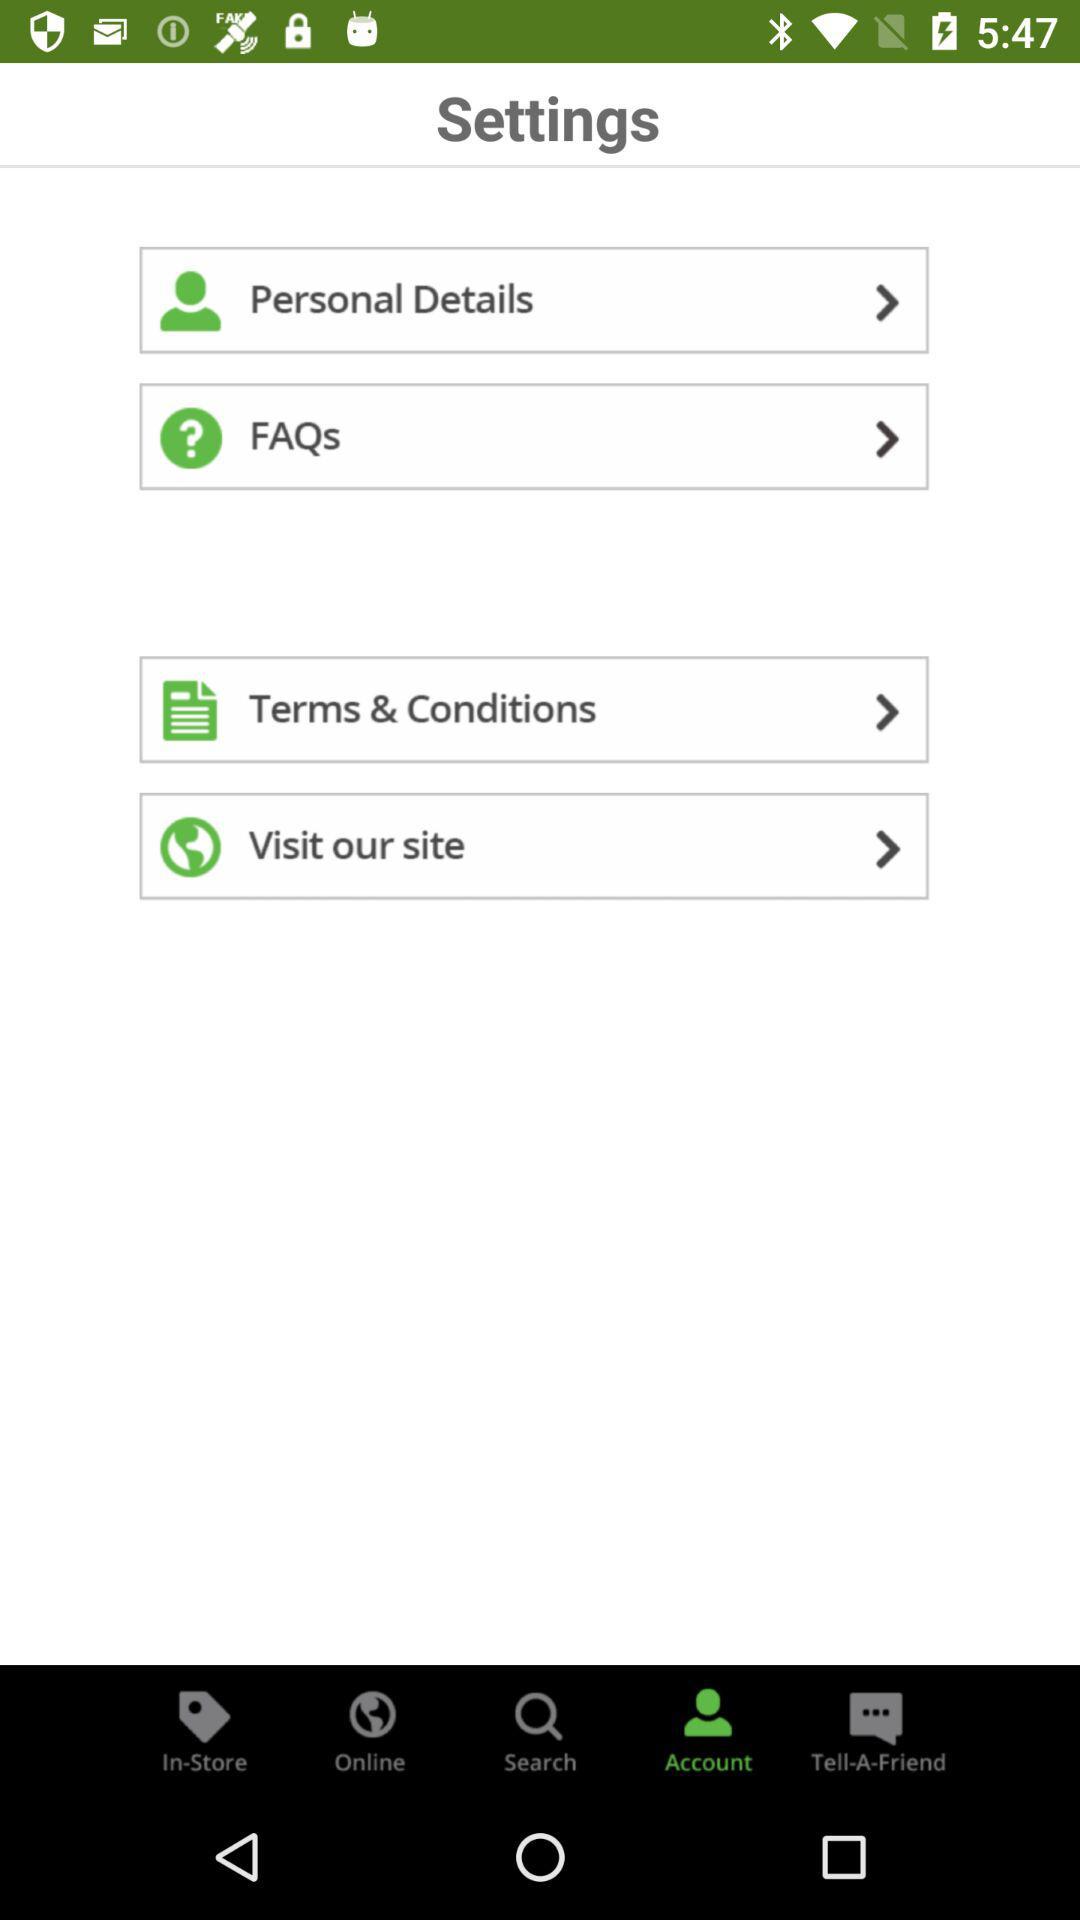 The width and height of the screenshot is (1080, 1920). Describe the element at coordinates (707, 1728) in the screenshot. I see `account` at that location.